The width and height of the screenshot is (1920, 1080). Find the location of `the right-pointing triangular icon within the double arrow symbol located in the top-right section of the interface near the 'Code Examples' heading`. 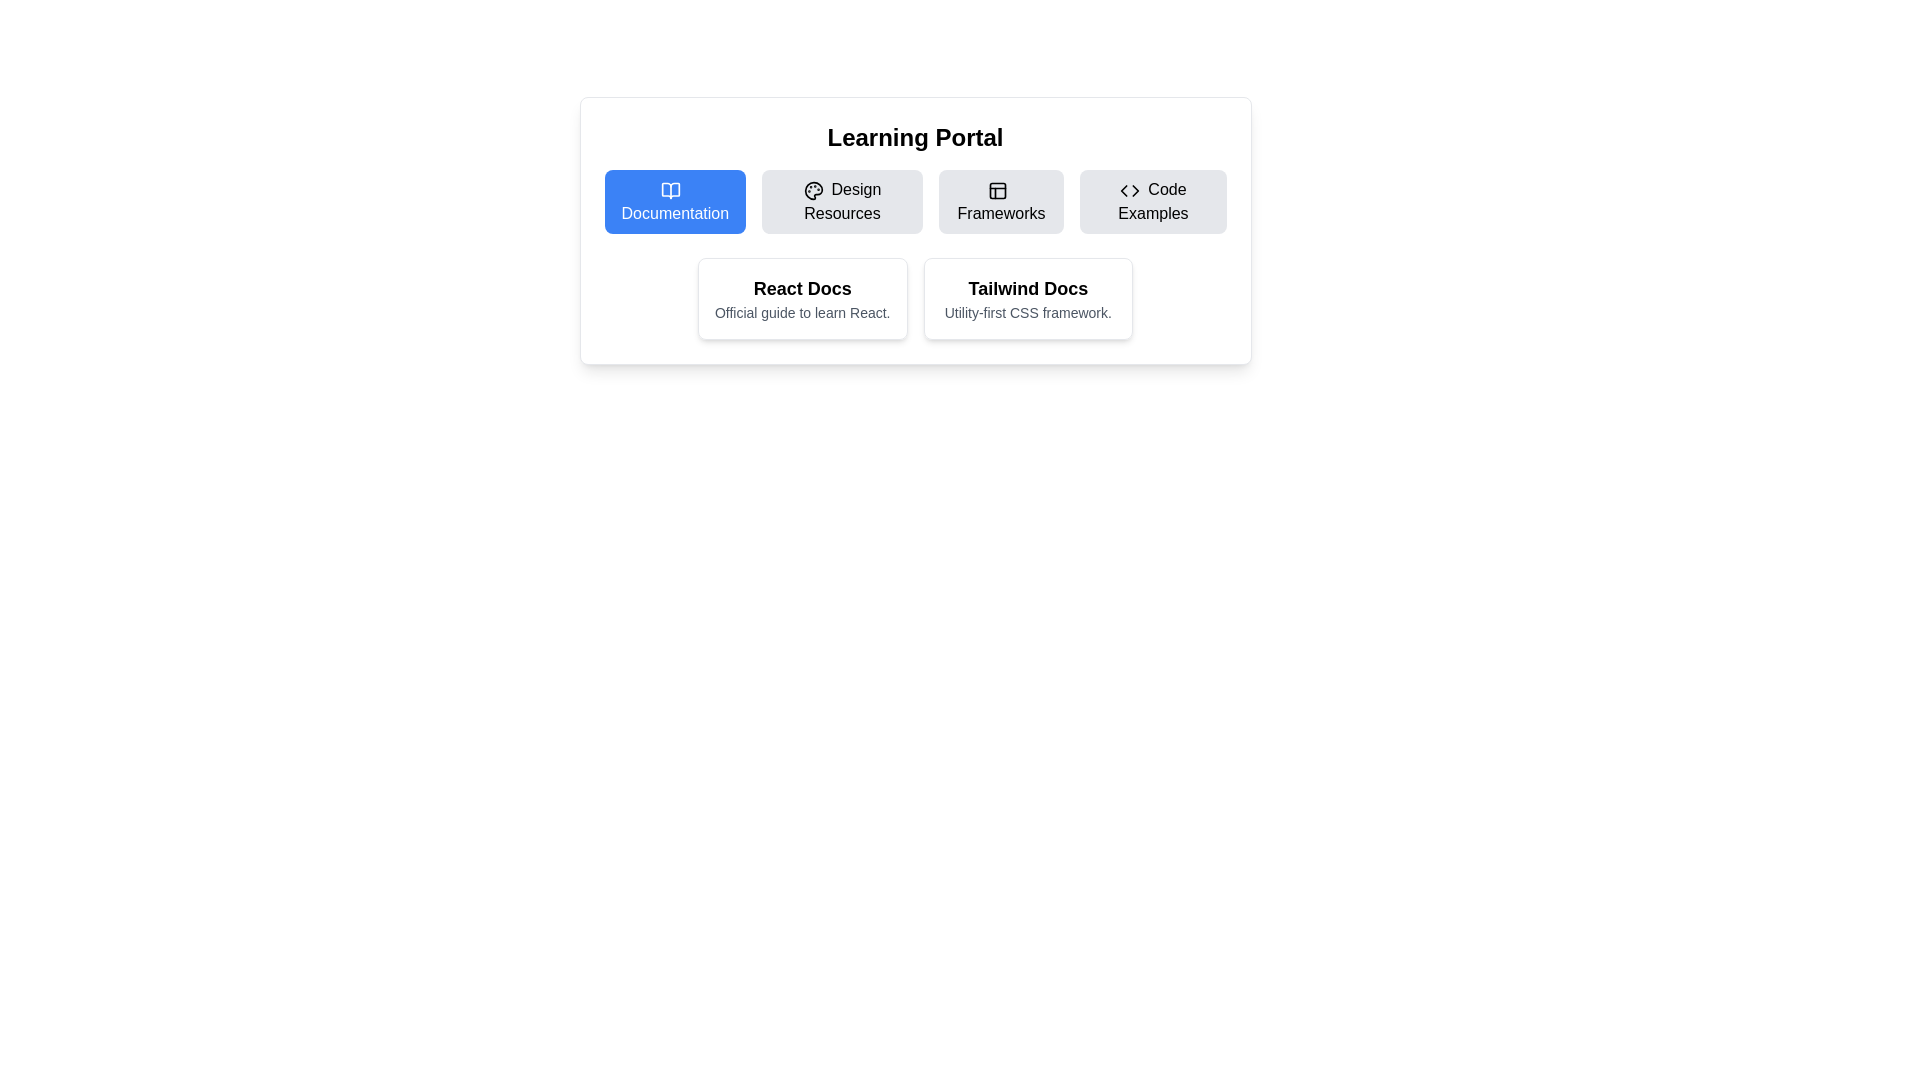

the right-pointing triangular icon within the double arrow symbol located in the top-right section of the interface near the 'Code Examples' heading is located at coordinates (1136, 190).